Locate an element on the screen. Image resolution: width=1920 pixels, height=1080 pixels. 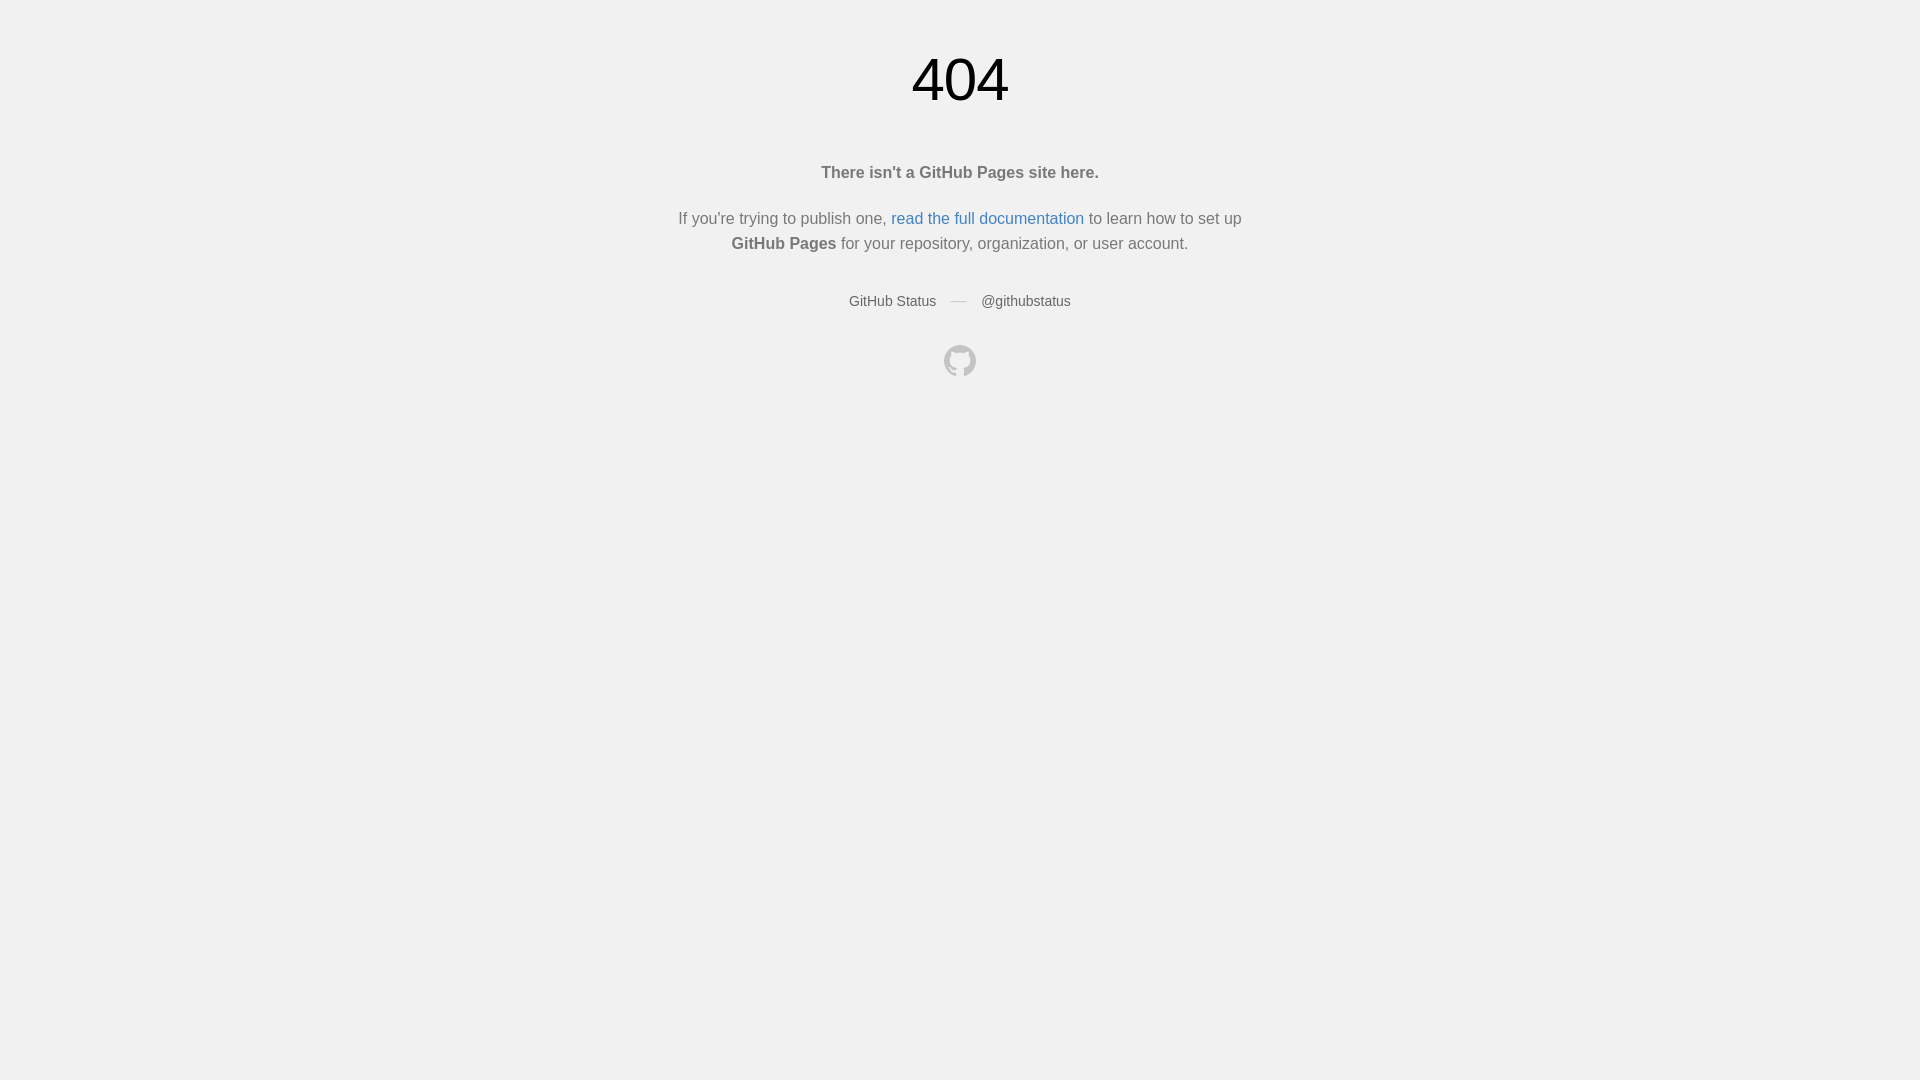
'read the full documentation' is located at coordinates (890, 218).